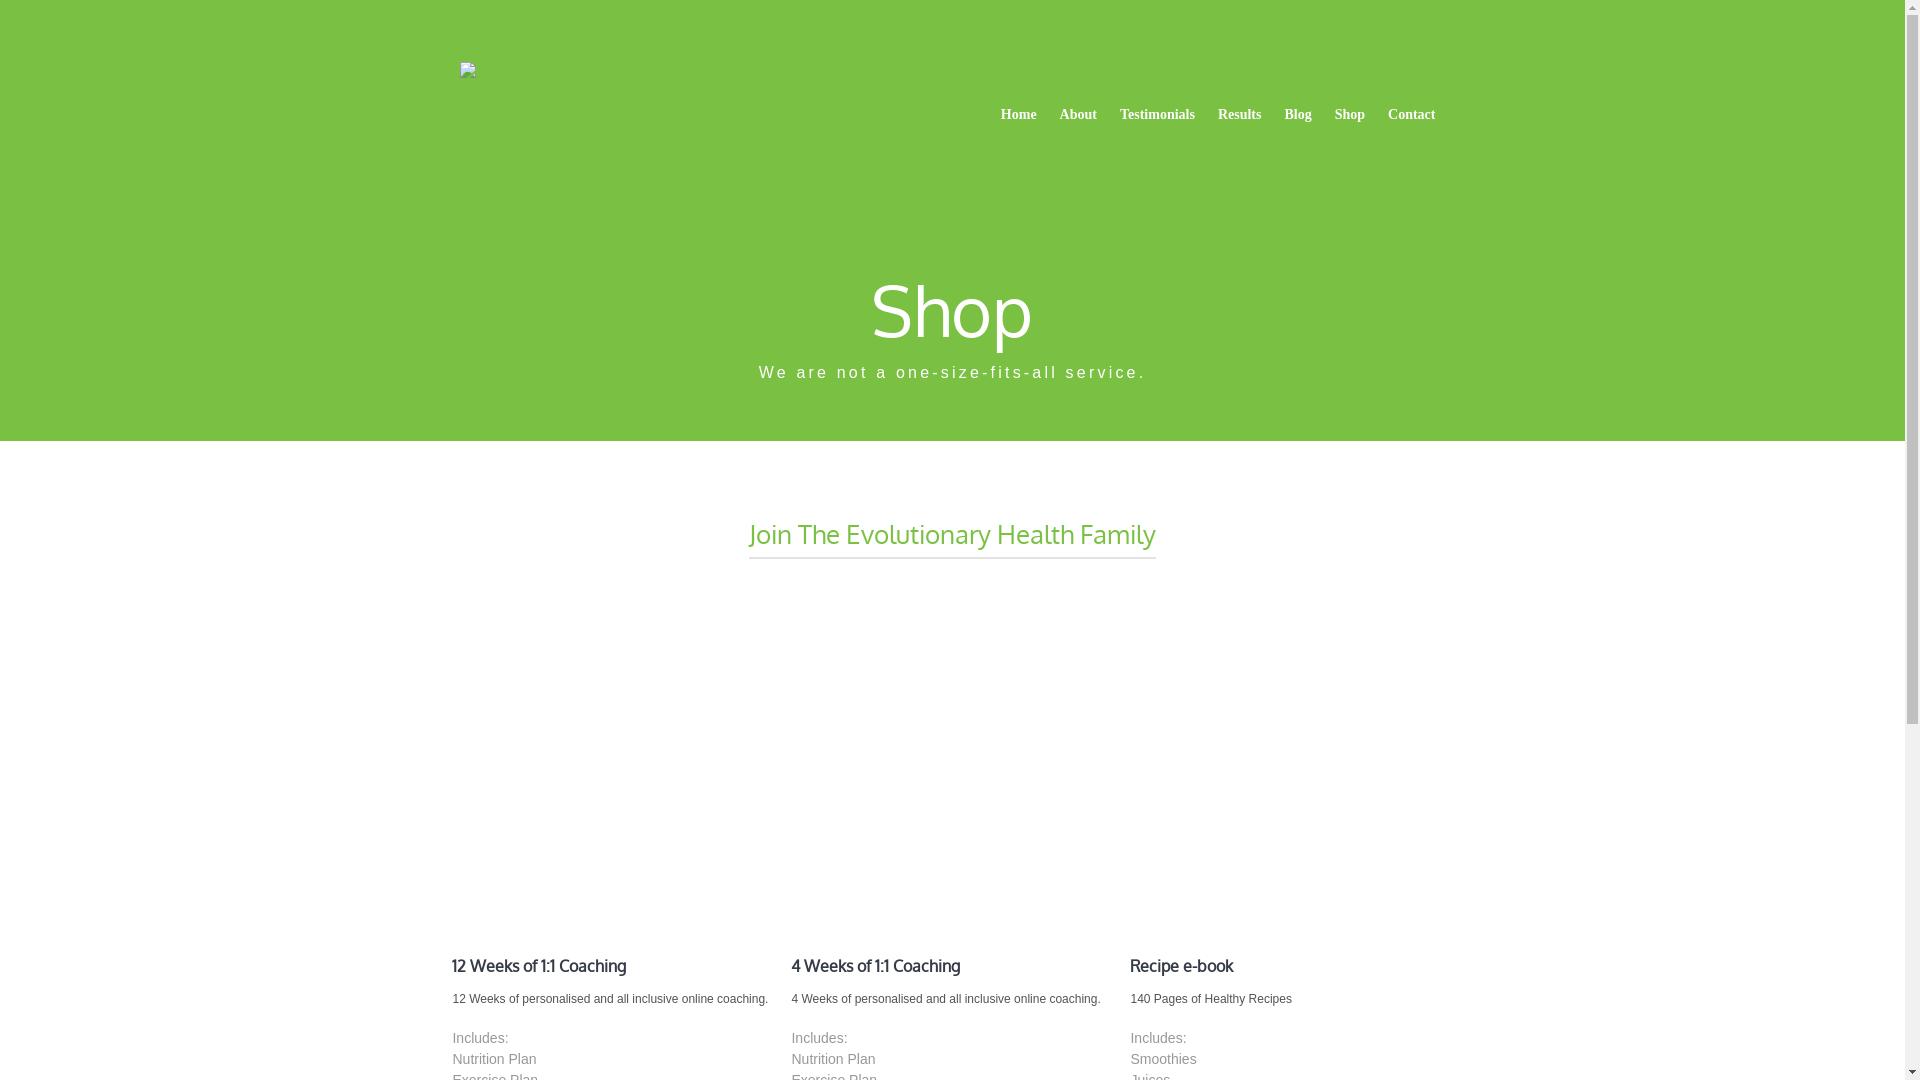 Image resolution: width=1920 pixels, height=1080 pixels. What do you see at coordinates (1349, 115) in the screenshot?
I see `'Shop'` at bounding box center [1349, 115].